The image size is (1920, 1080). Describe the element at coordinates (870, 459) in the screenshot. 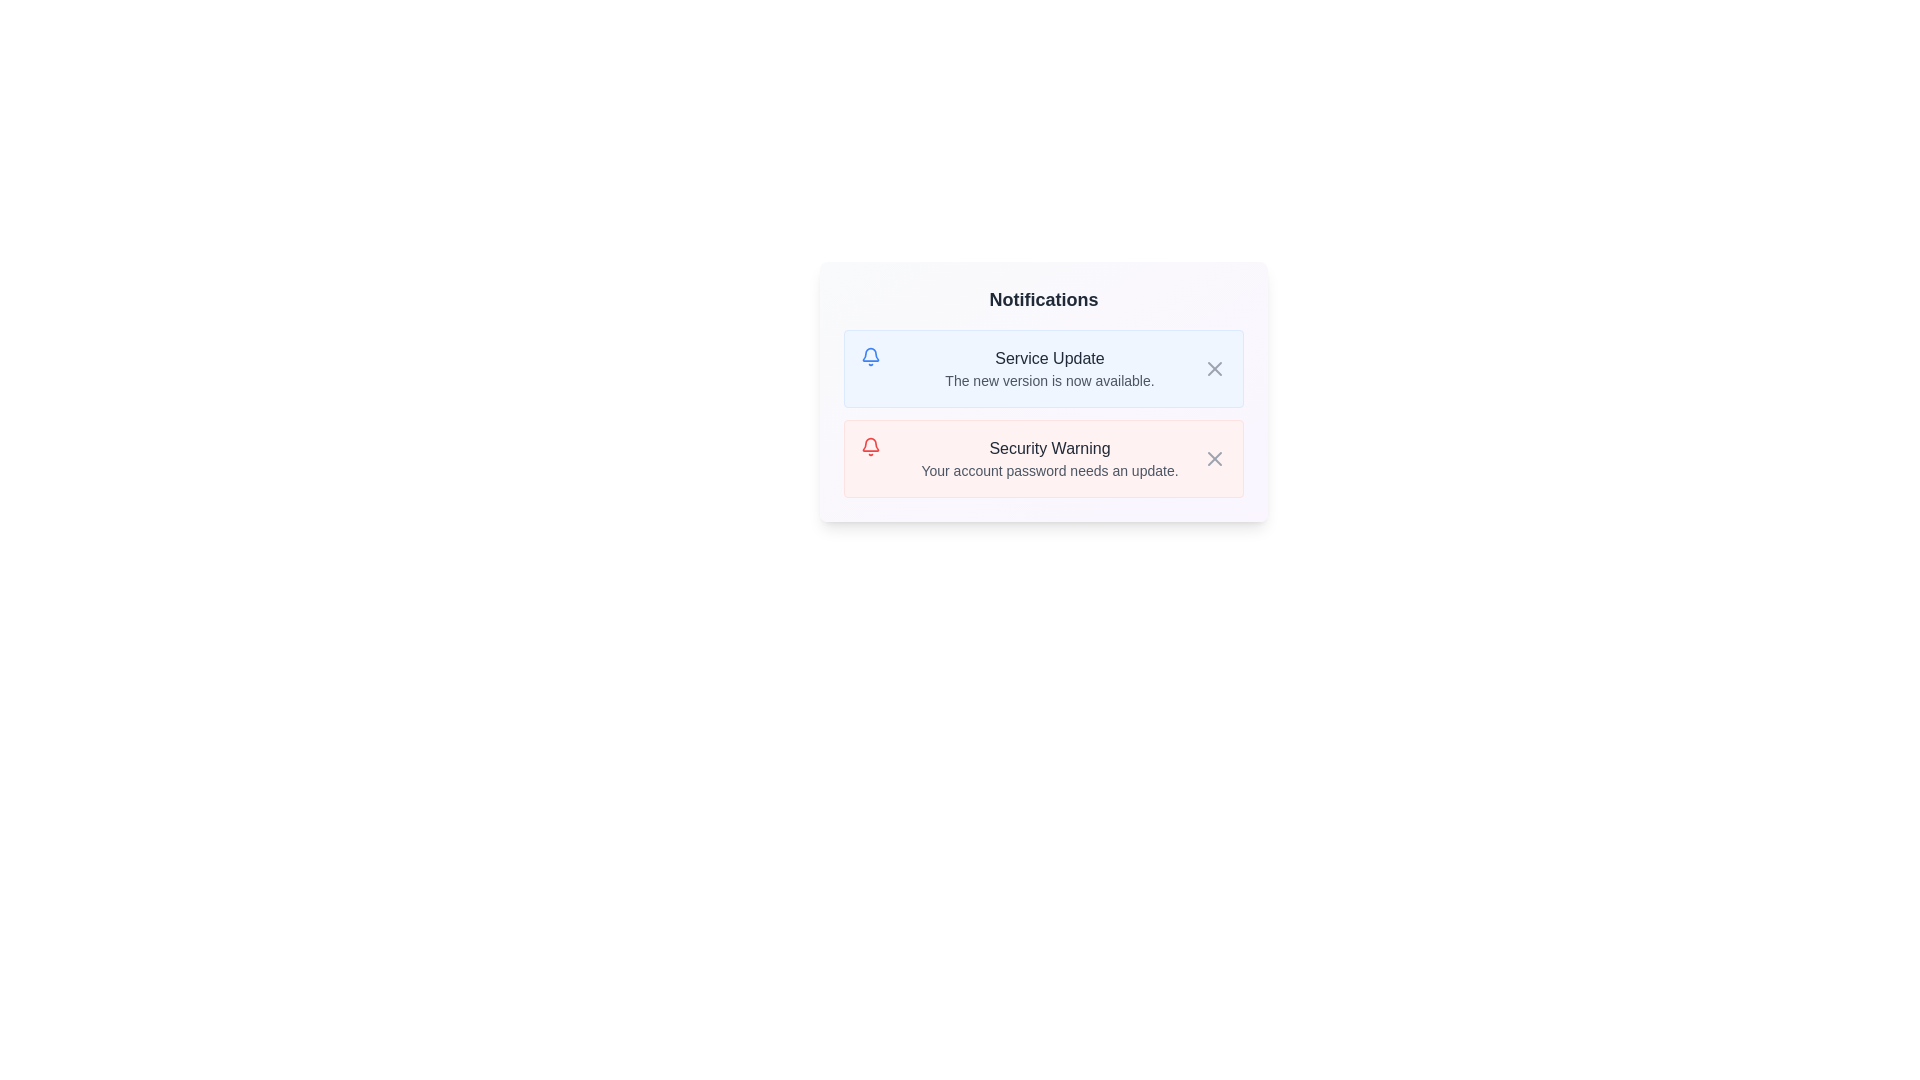

I see `the red bell icon located to the left side of the 'Security Warning' notification box` at that location.